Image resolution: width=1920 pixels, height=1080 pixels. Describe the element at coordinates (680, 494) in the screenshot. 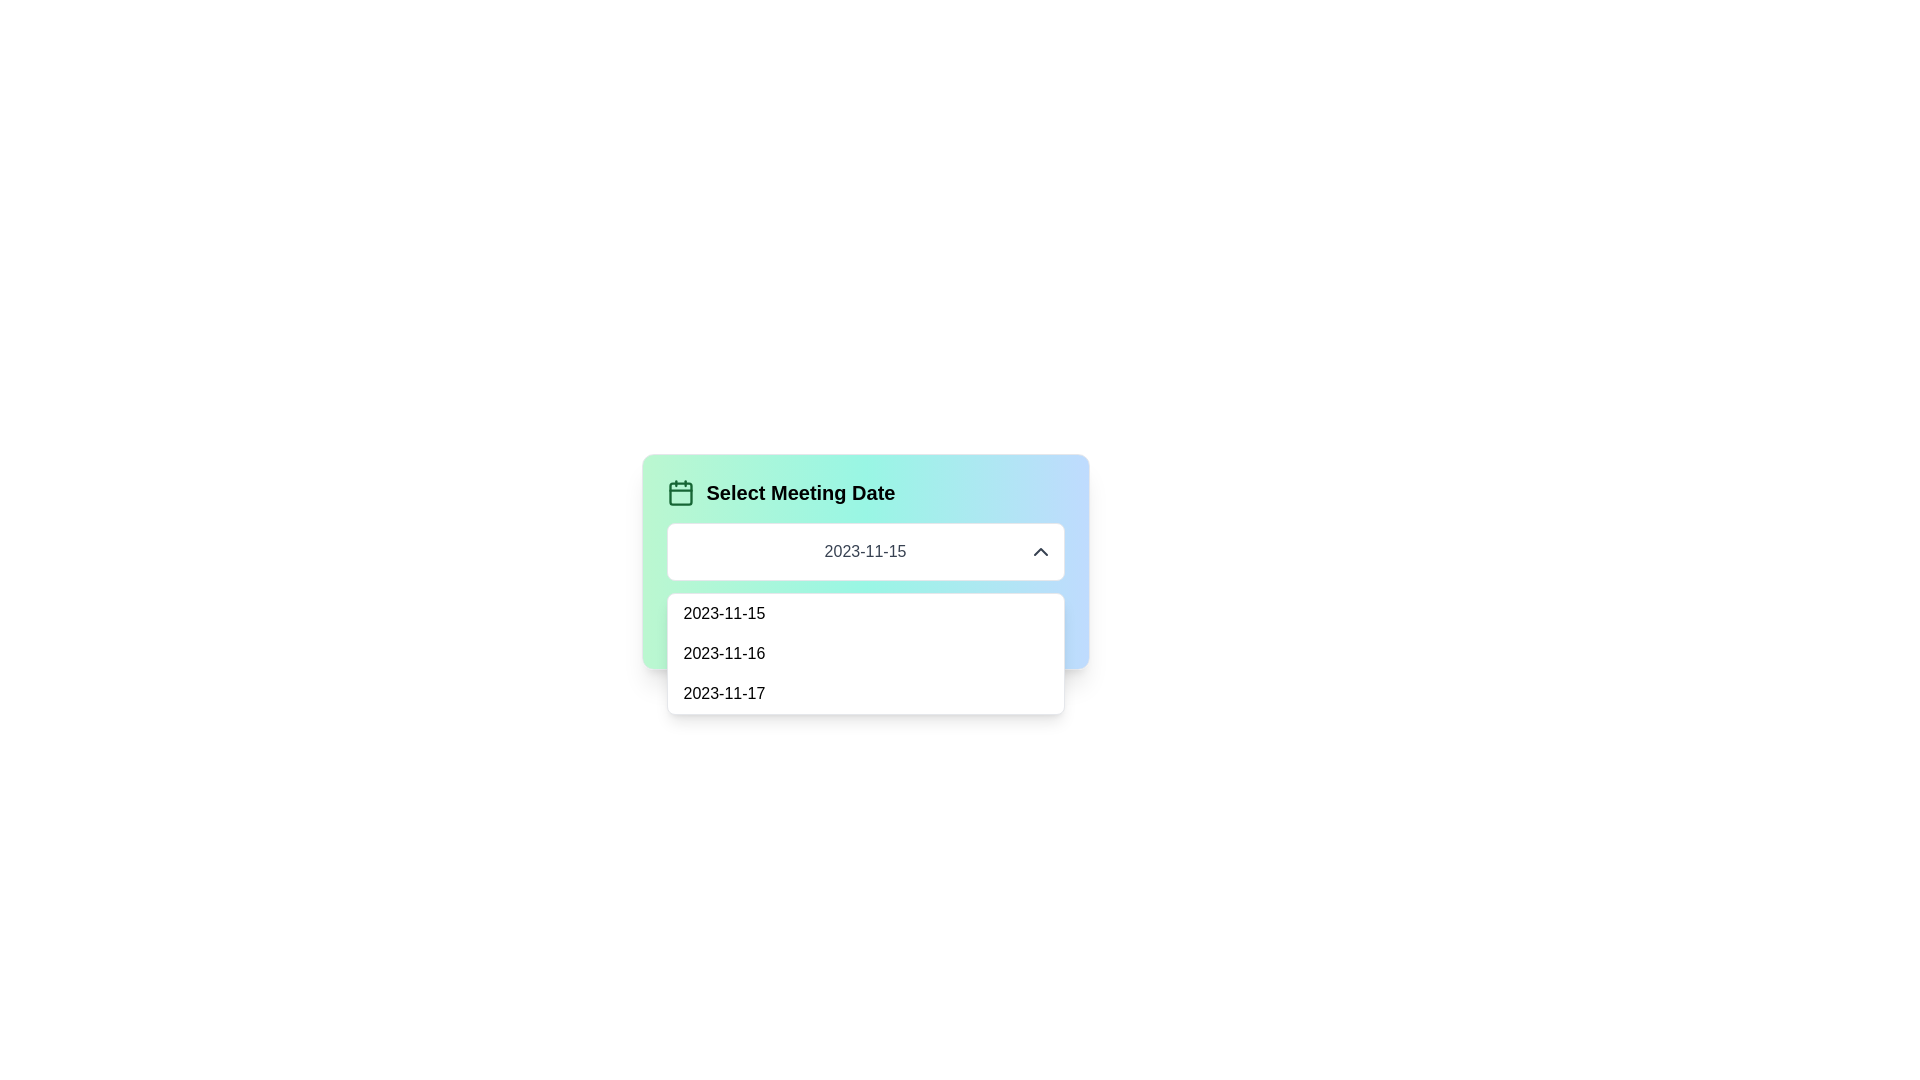

I see `the central body of the calendar icon, which visually represents the calendar symbol in the UI layout` at that location.